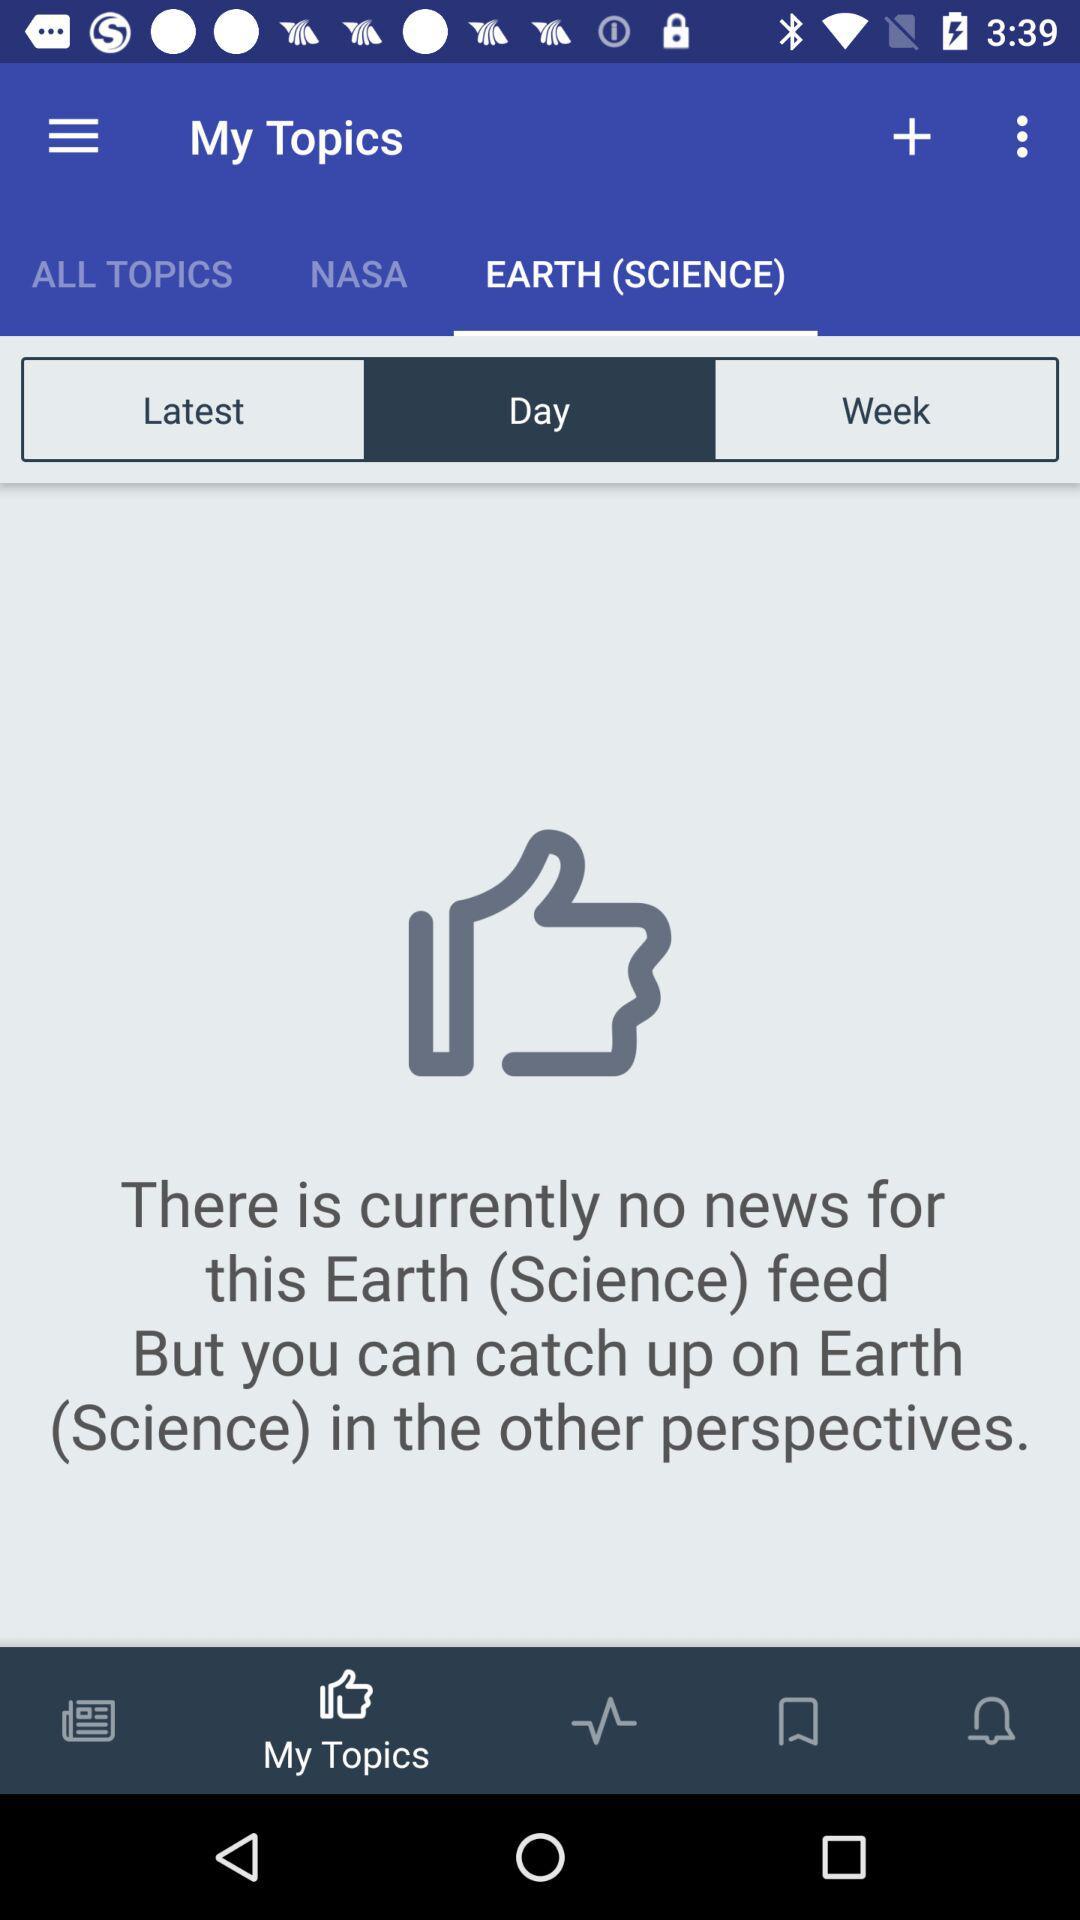 This screenshot has height=1920, width=1080. I want to click on the icon next to week, so click(538, 408).